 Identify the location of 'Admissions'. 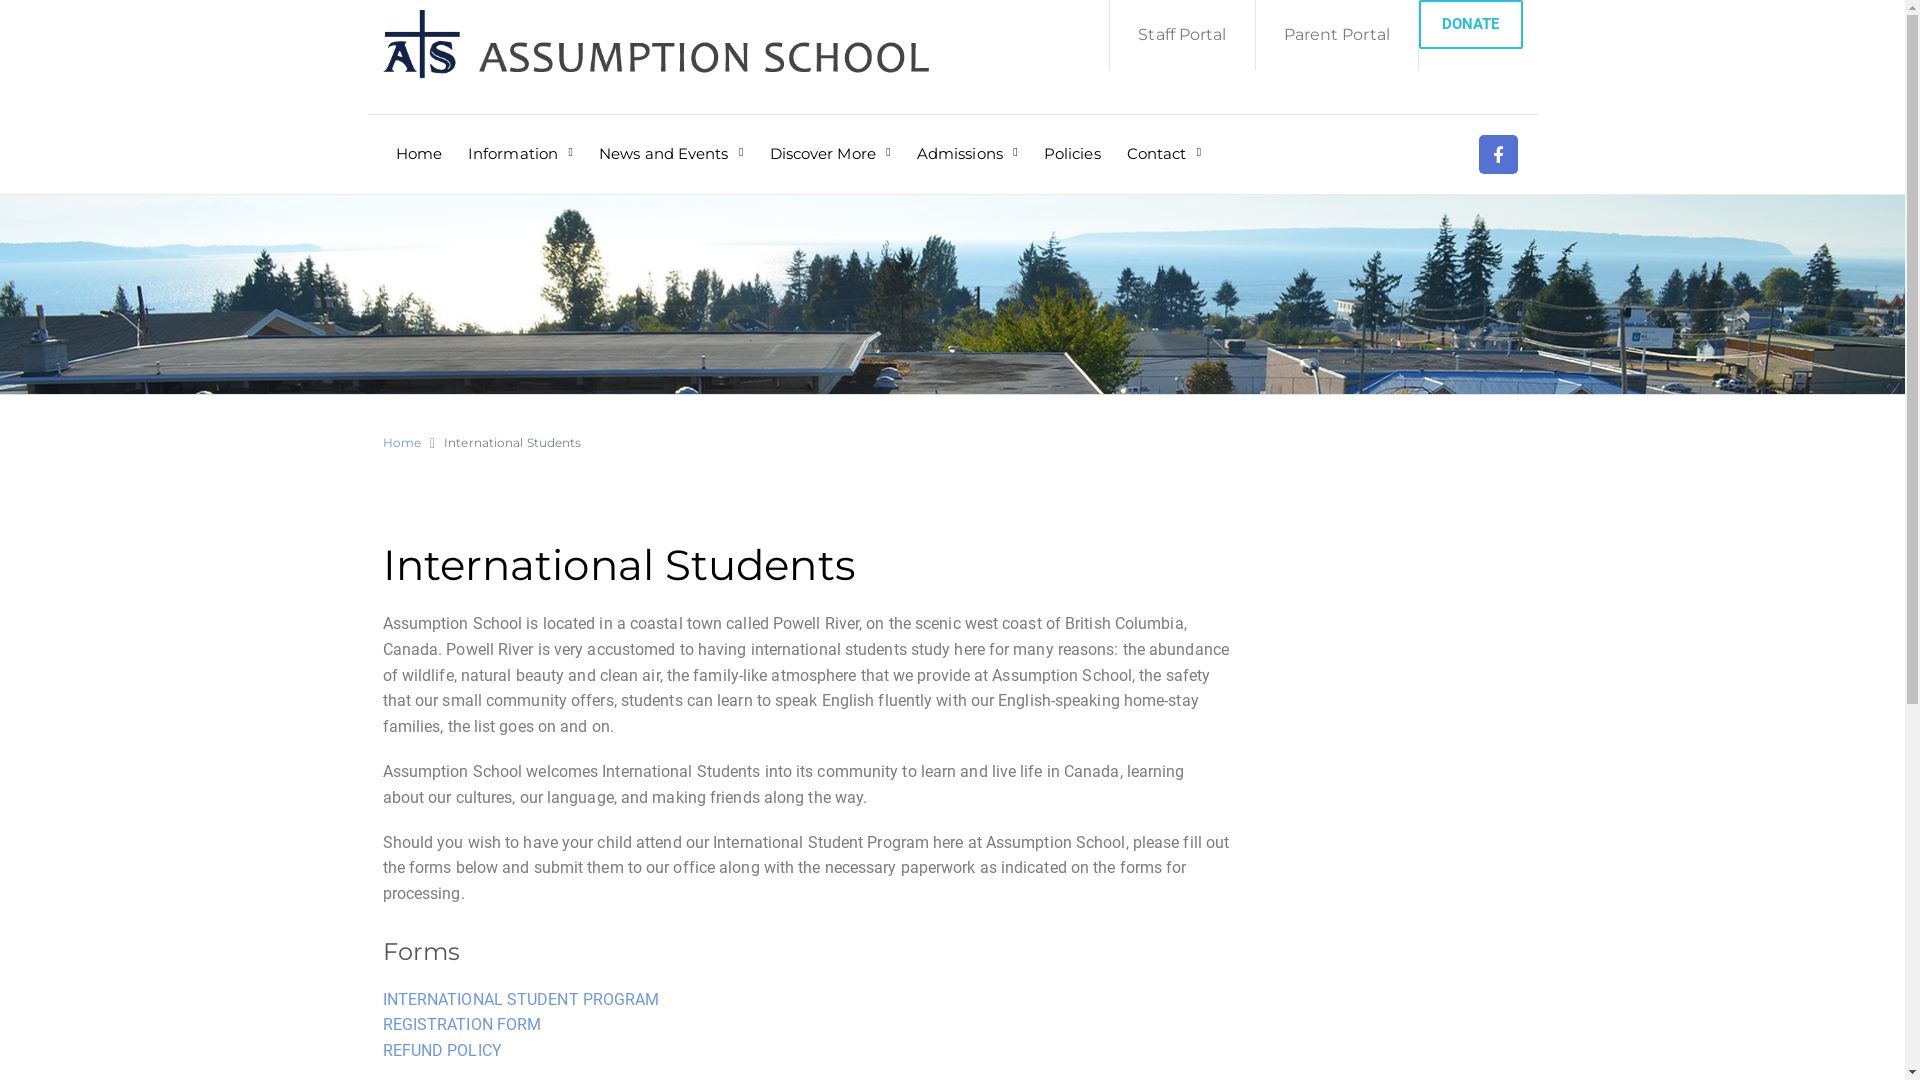
(967, 139).